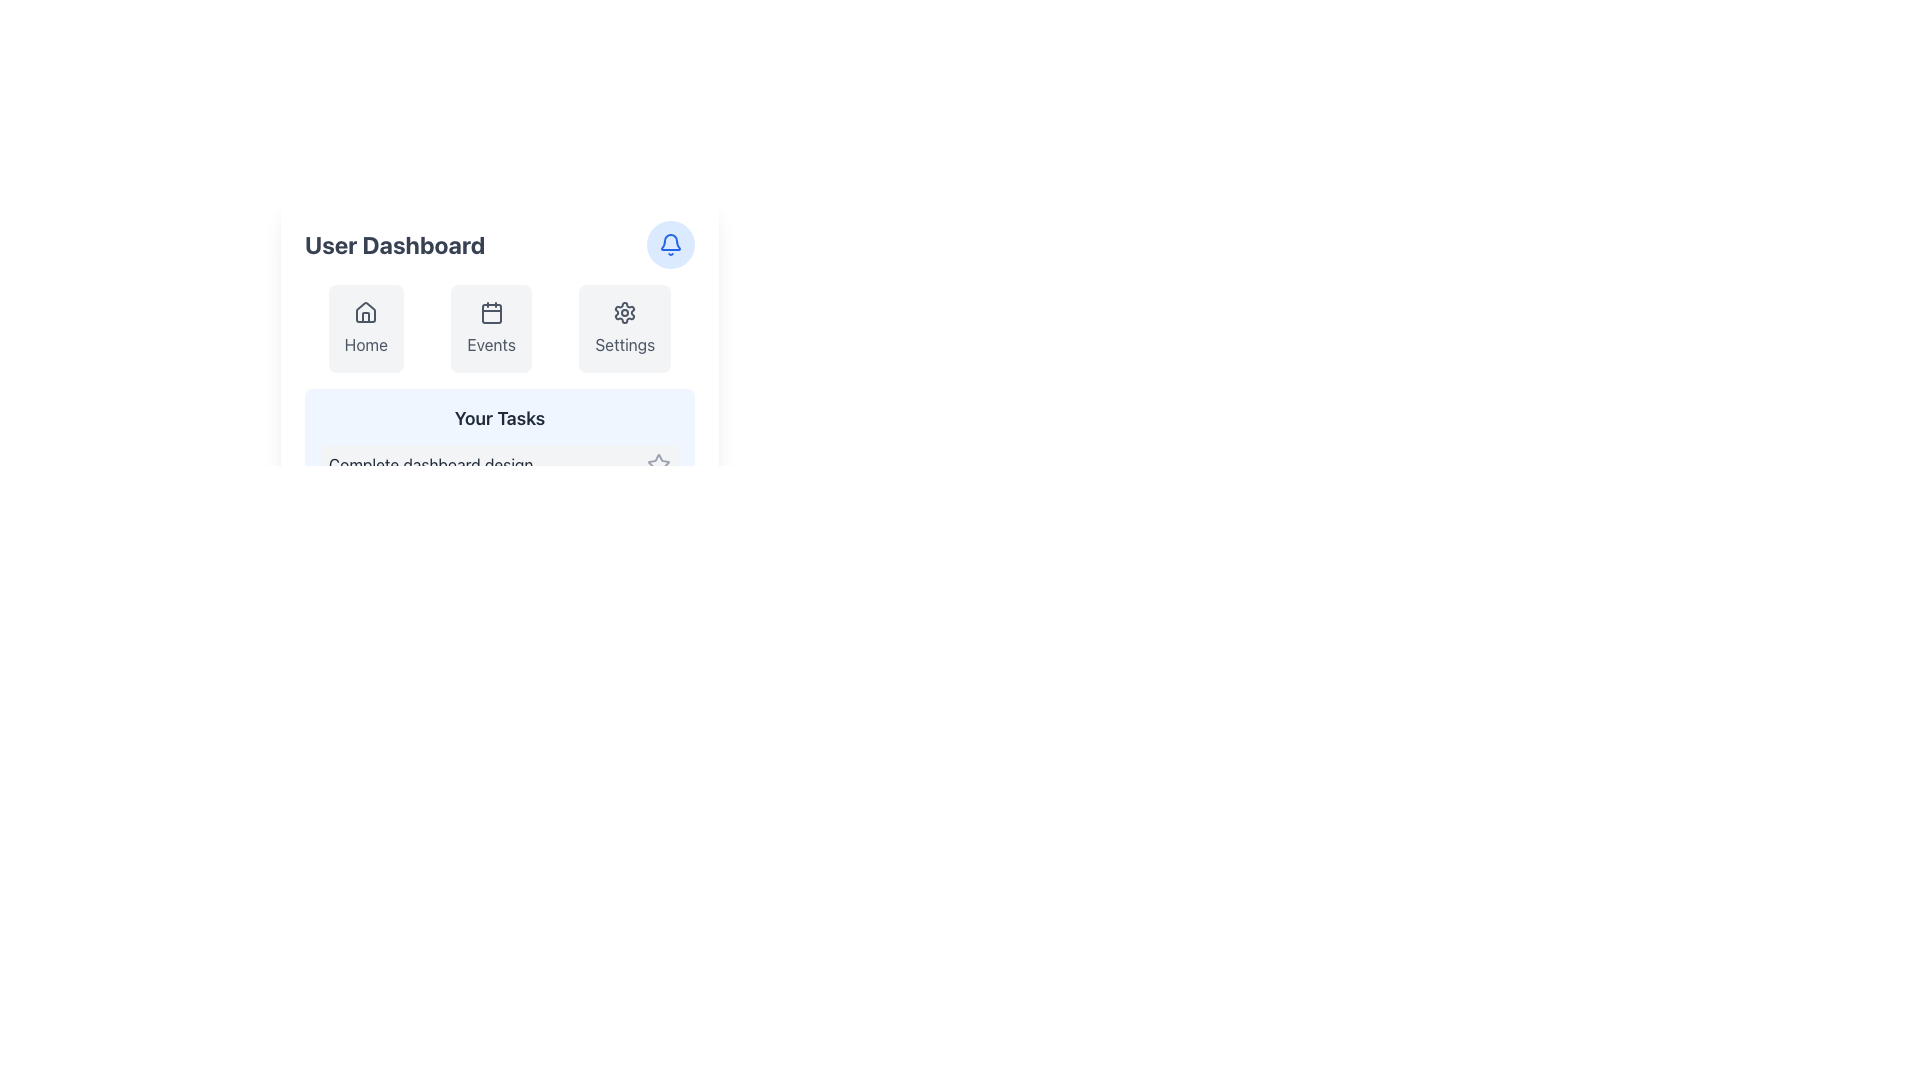  I want to click on the star icon located at the right end of the 'Complete dashboard design' task item, which changes color from gray to blue on hover, so click(658, 465).